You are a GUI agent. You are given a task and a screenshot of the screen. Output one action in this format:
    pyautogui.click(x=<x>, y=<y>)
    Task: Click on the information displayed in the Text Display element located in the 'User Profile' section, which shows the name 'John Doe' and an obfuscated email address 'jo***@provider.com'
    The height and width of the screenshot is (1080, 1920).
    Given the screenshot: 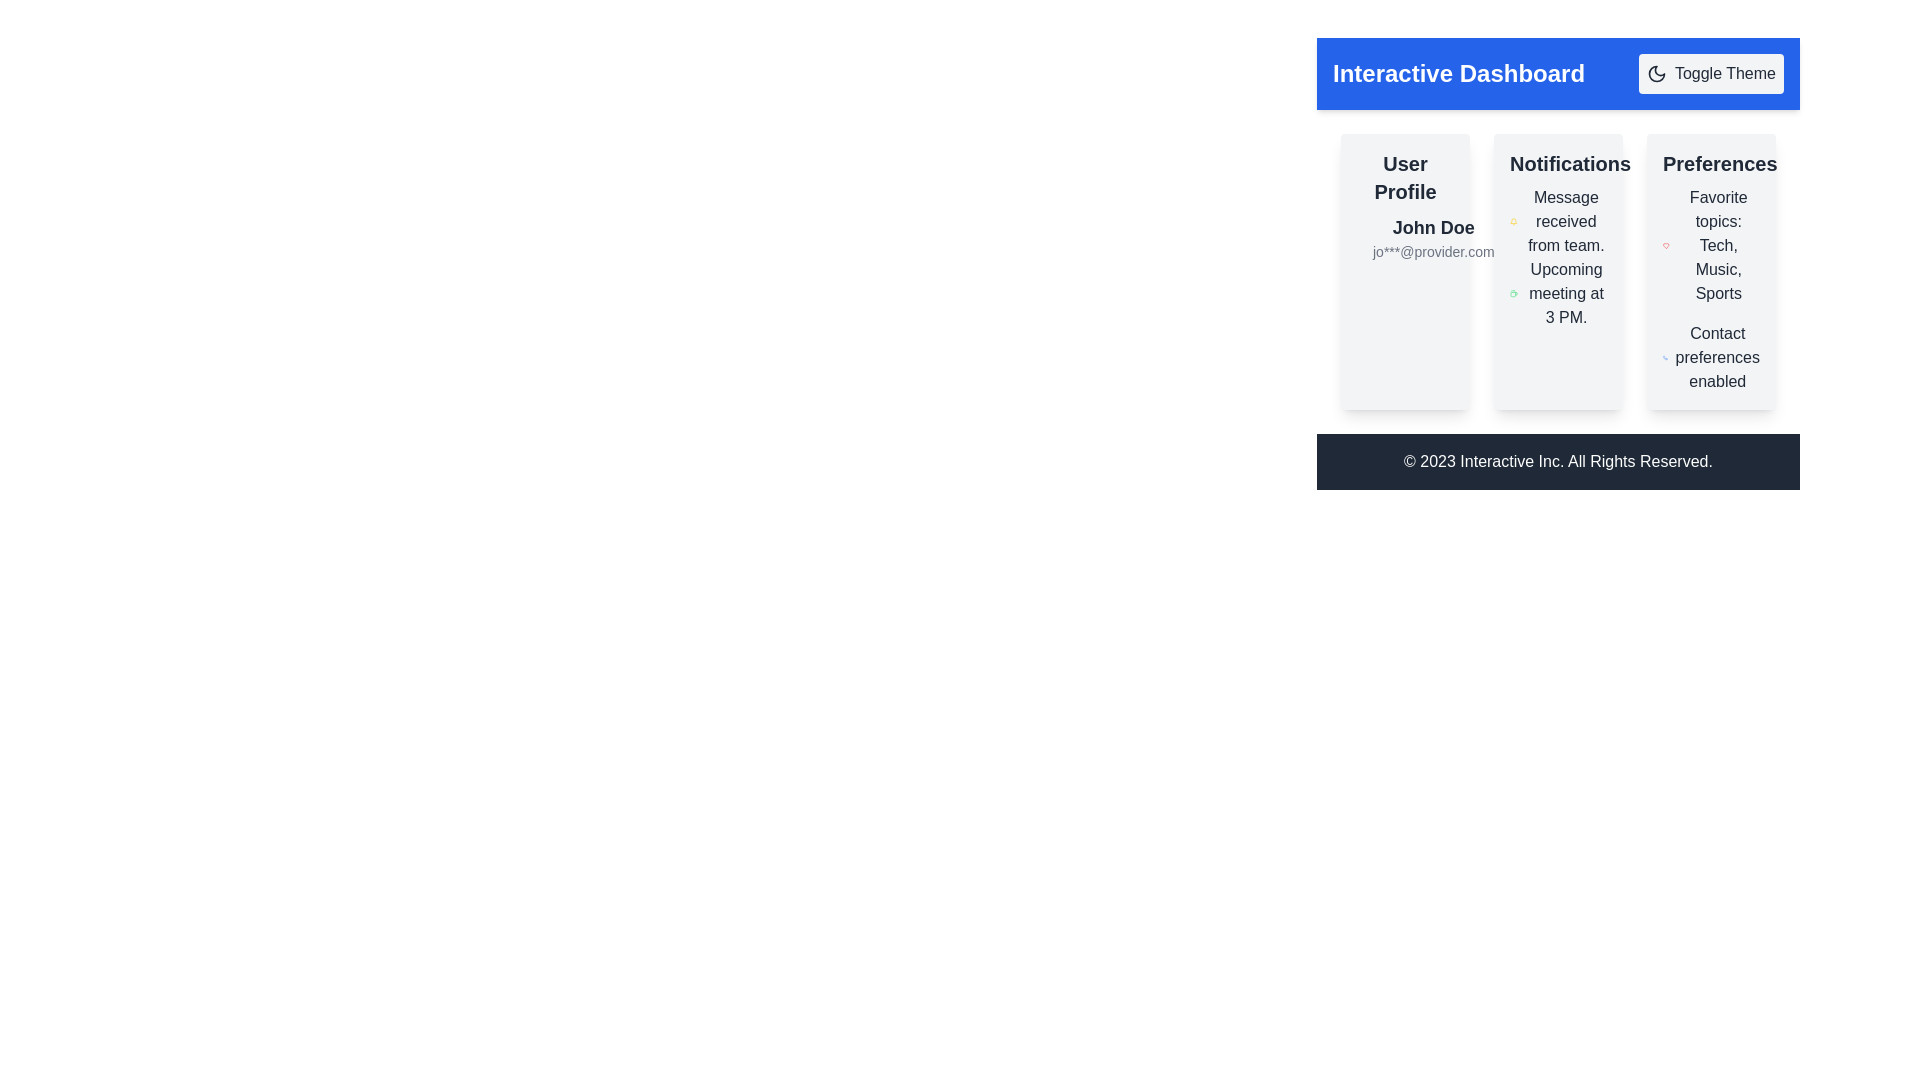 What is the action you would take?
    pyautogui.click(x=1432, y=237)
    